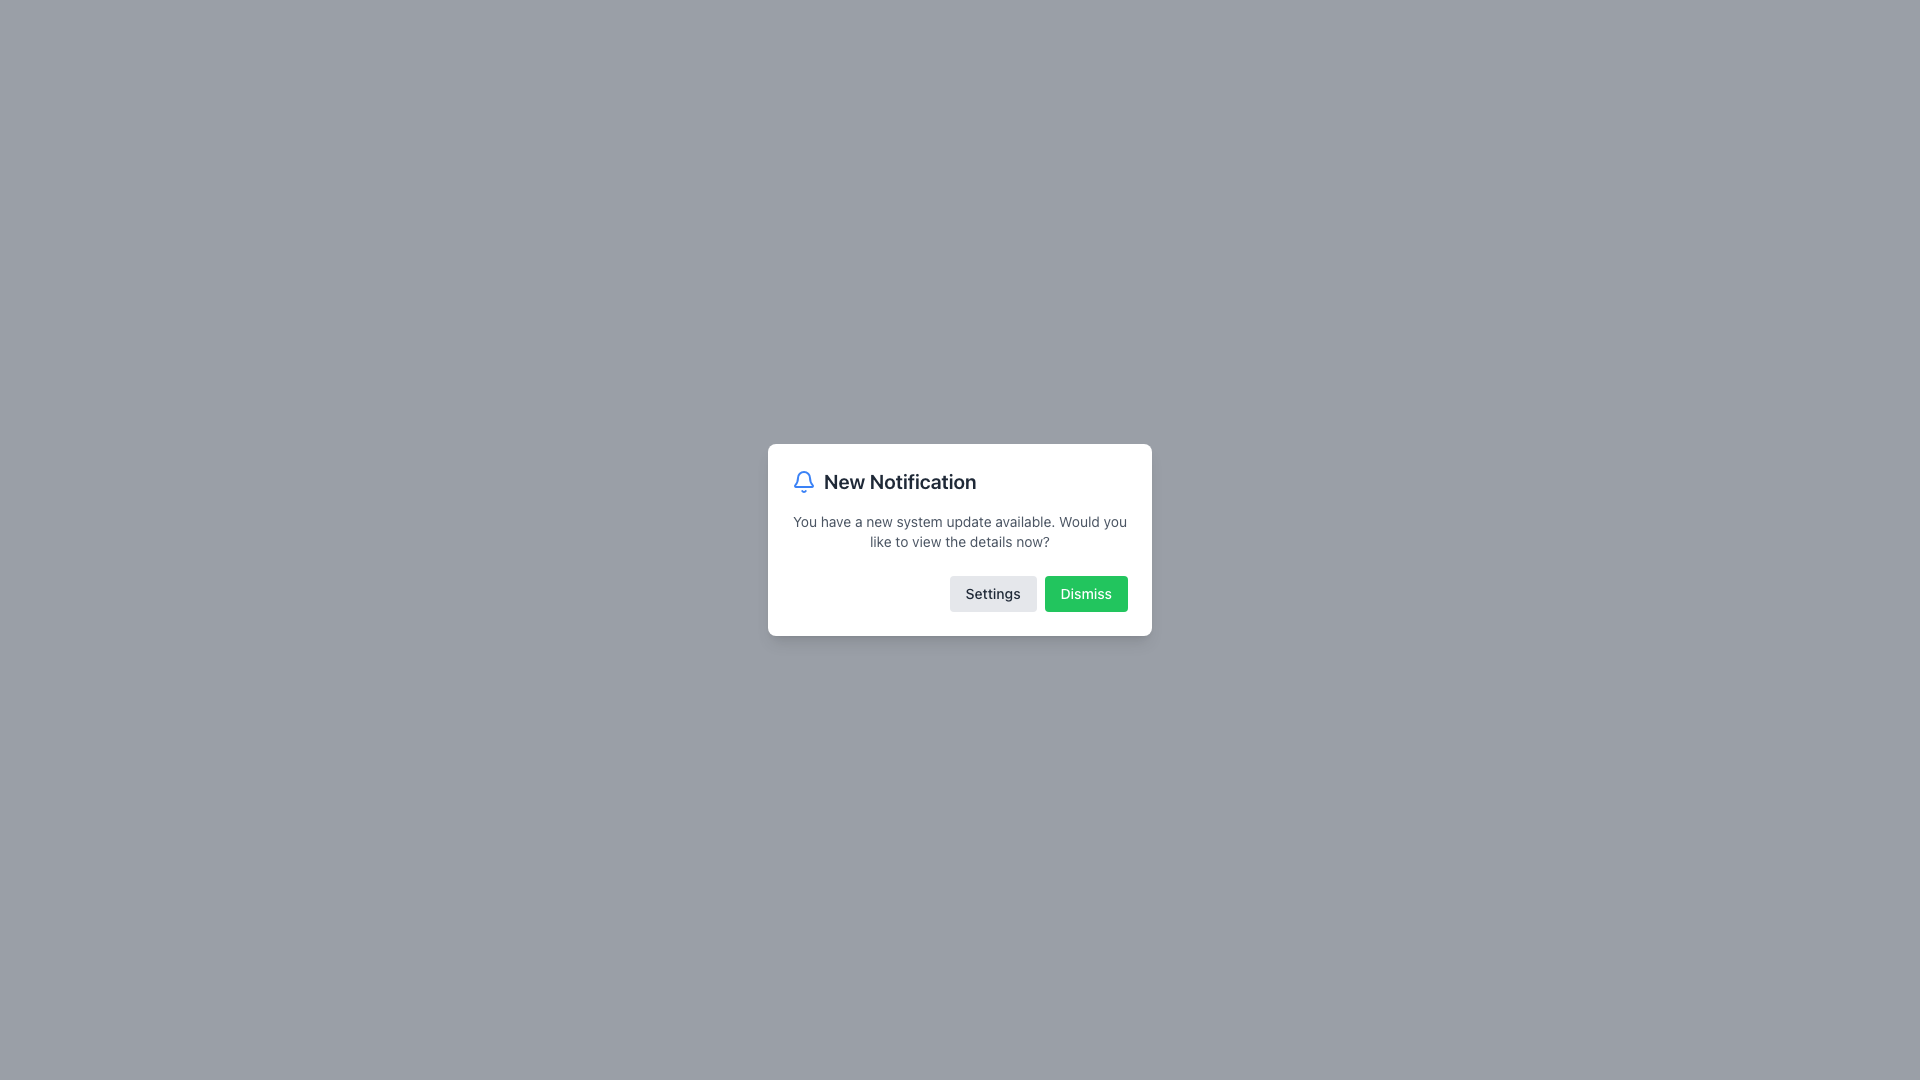  I want to click on the dismiss button located in the bottom-right segment of the modal dialog, so click(1085, 593).